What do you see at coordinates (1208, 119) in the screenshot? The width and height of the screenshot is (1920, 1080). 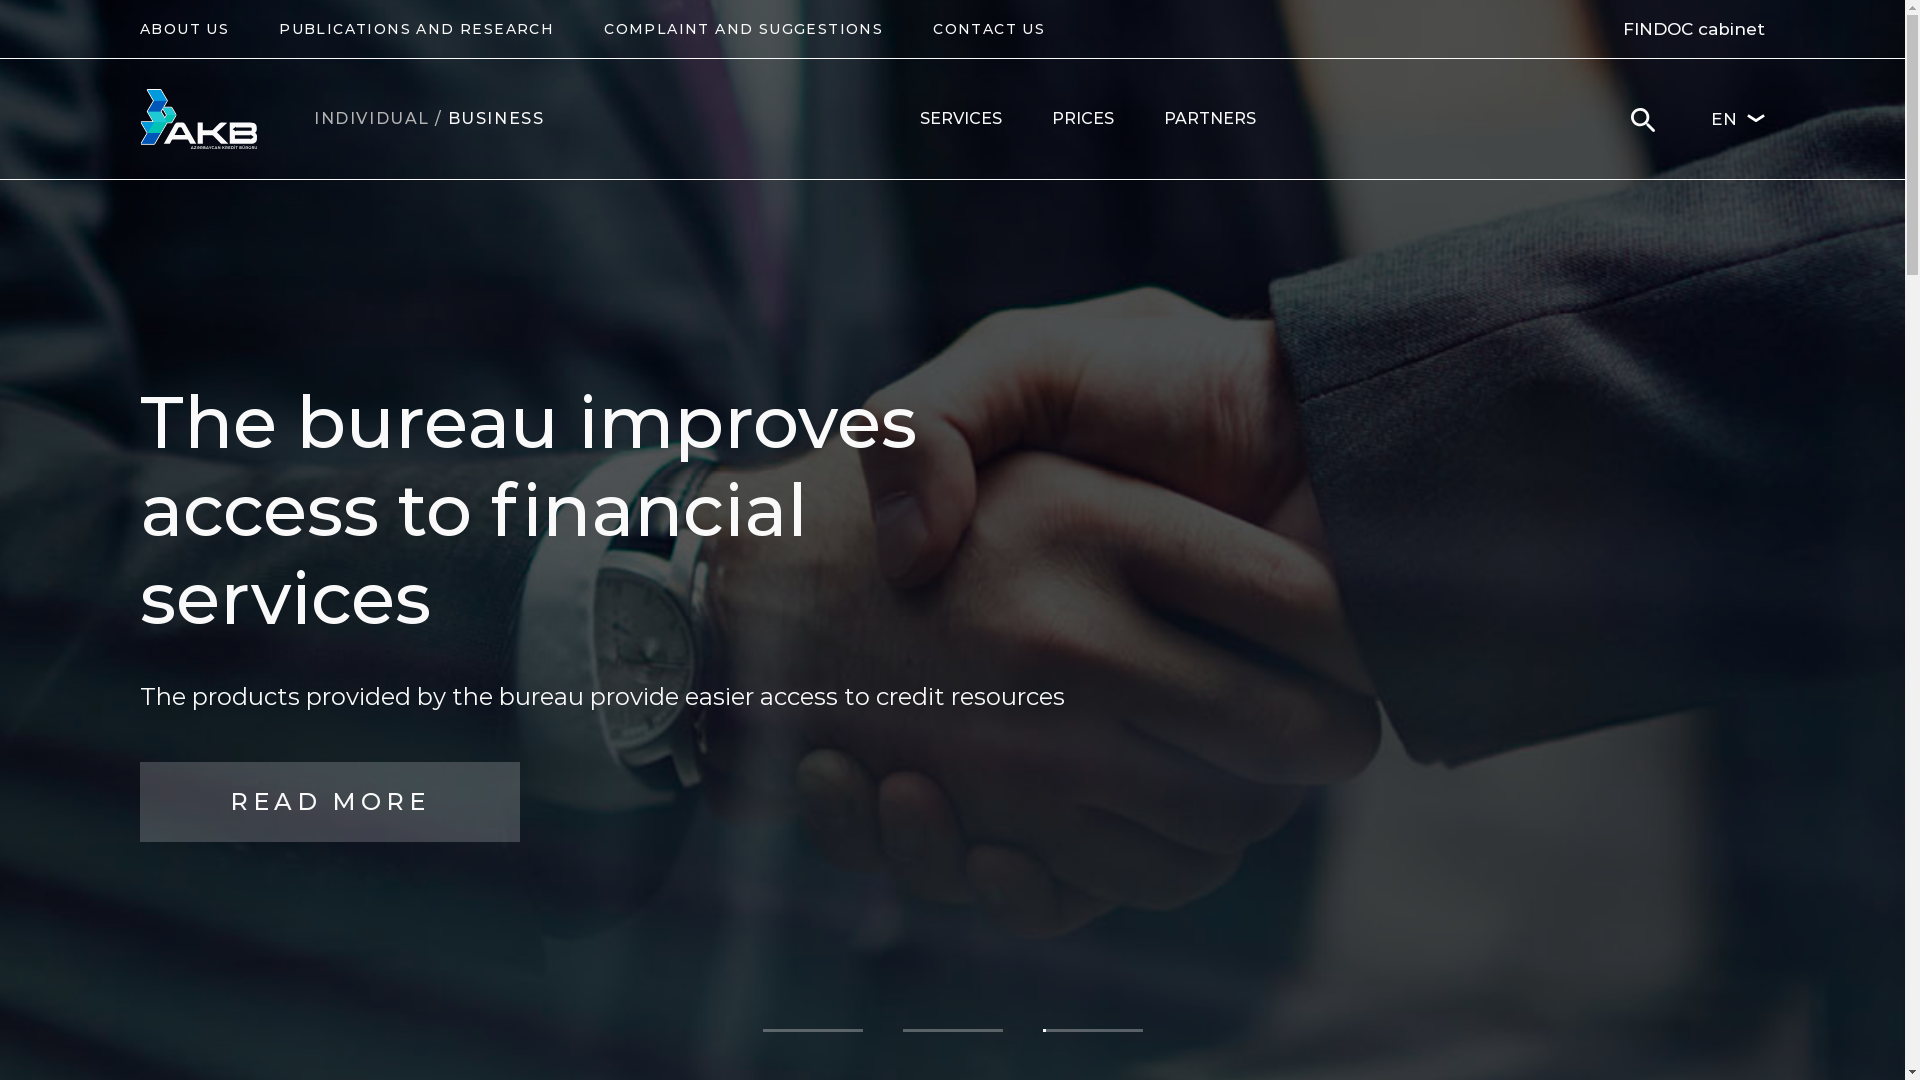 I see `'PARTNERS'` at bounding box center [1208, 119].